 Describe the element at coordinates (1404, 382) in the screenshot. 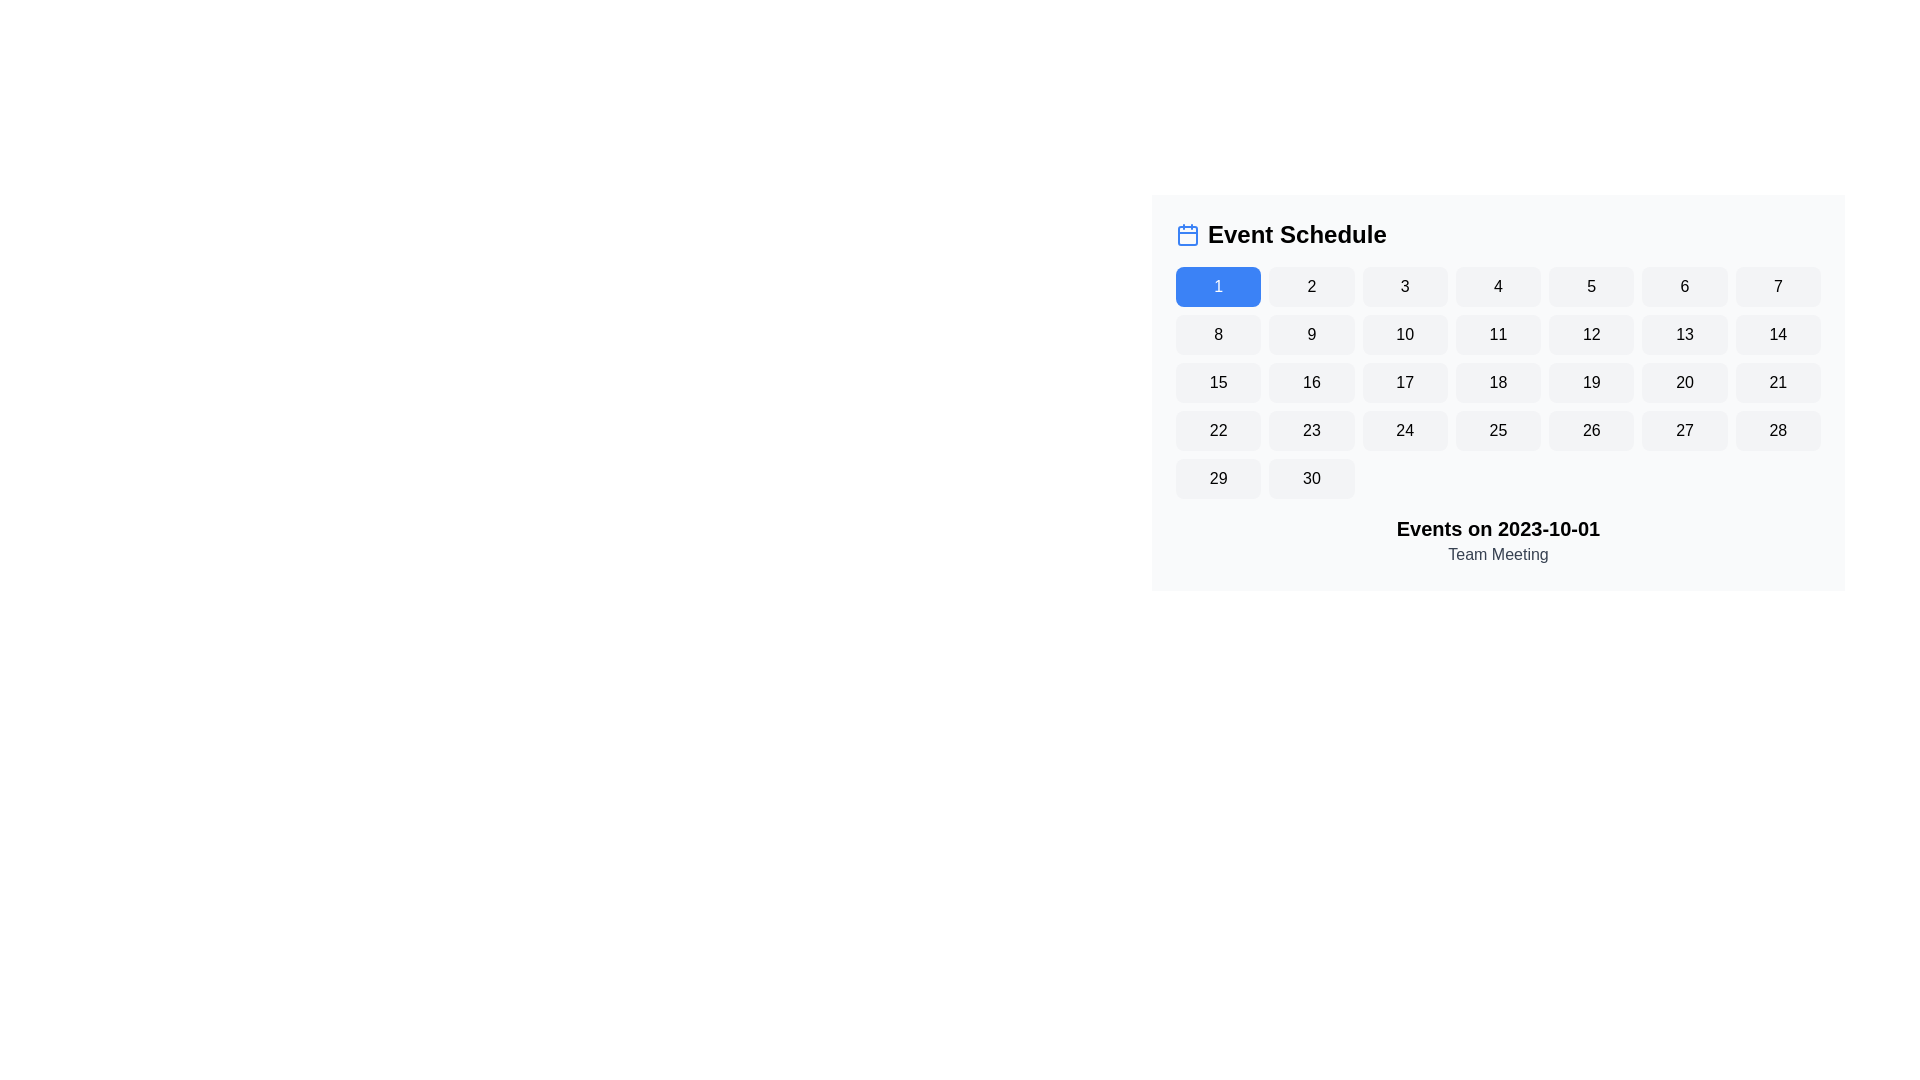

I see `the button representing the date '17' in the calendar` at that location.